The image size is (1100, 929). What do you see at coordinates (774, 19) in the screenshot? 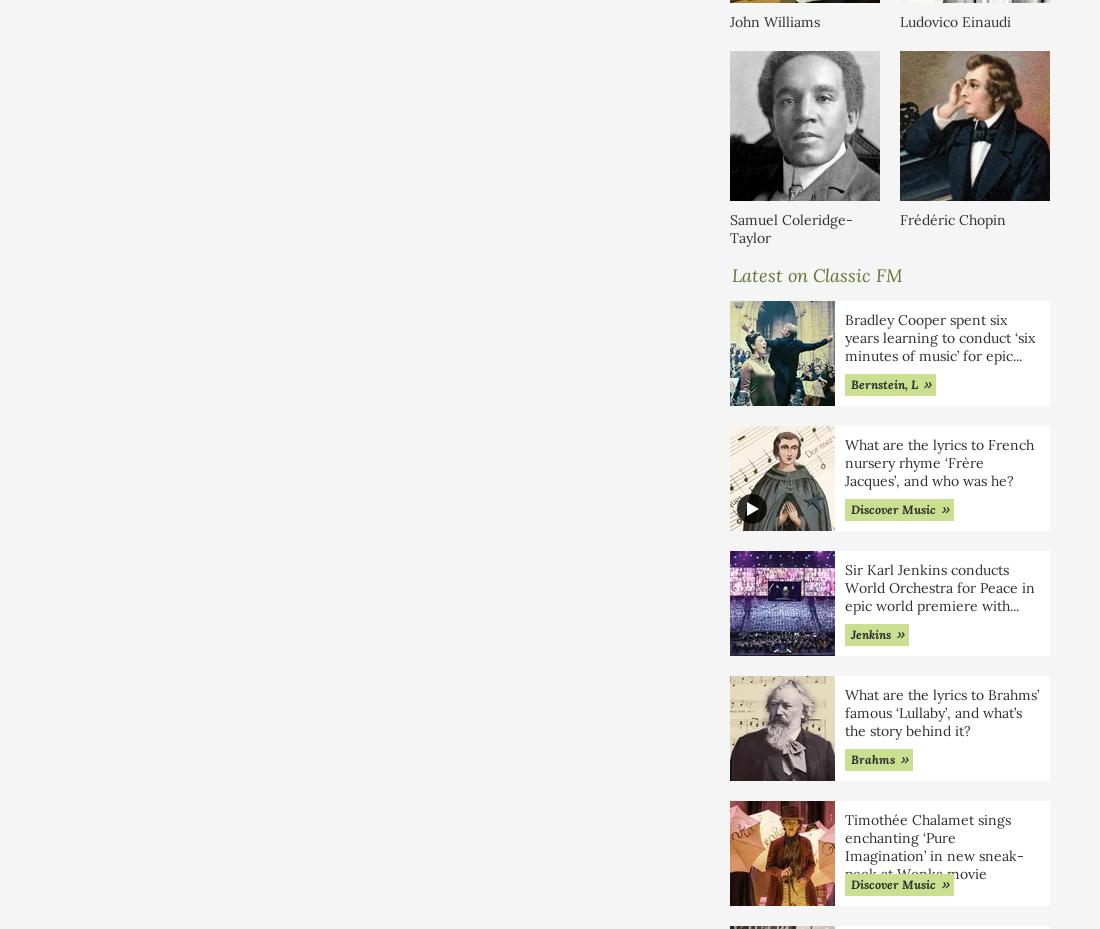
I see `'John Williams'` at bounding box center [774, 19].